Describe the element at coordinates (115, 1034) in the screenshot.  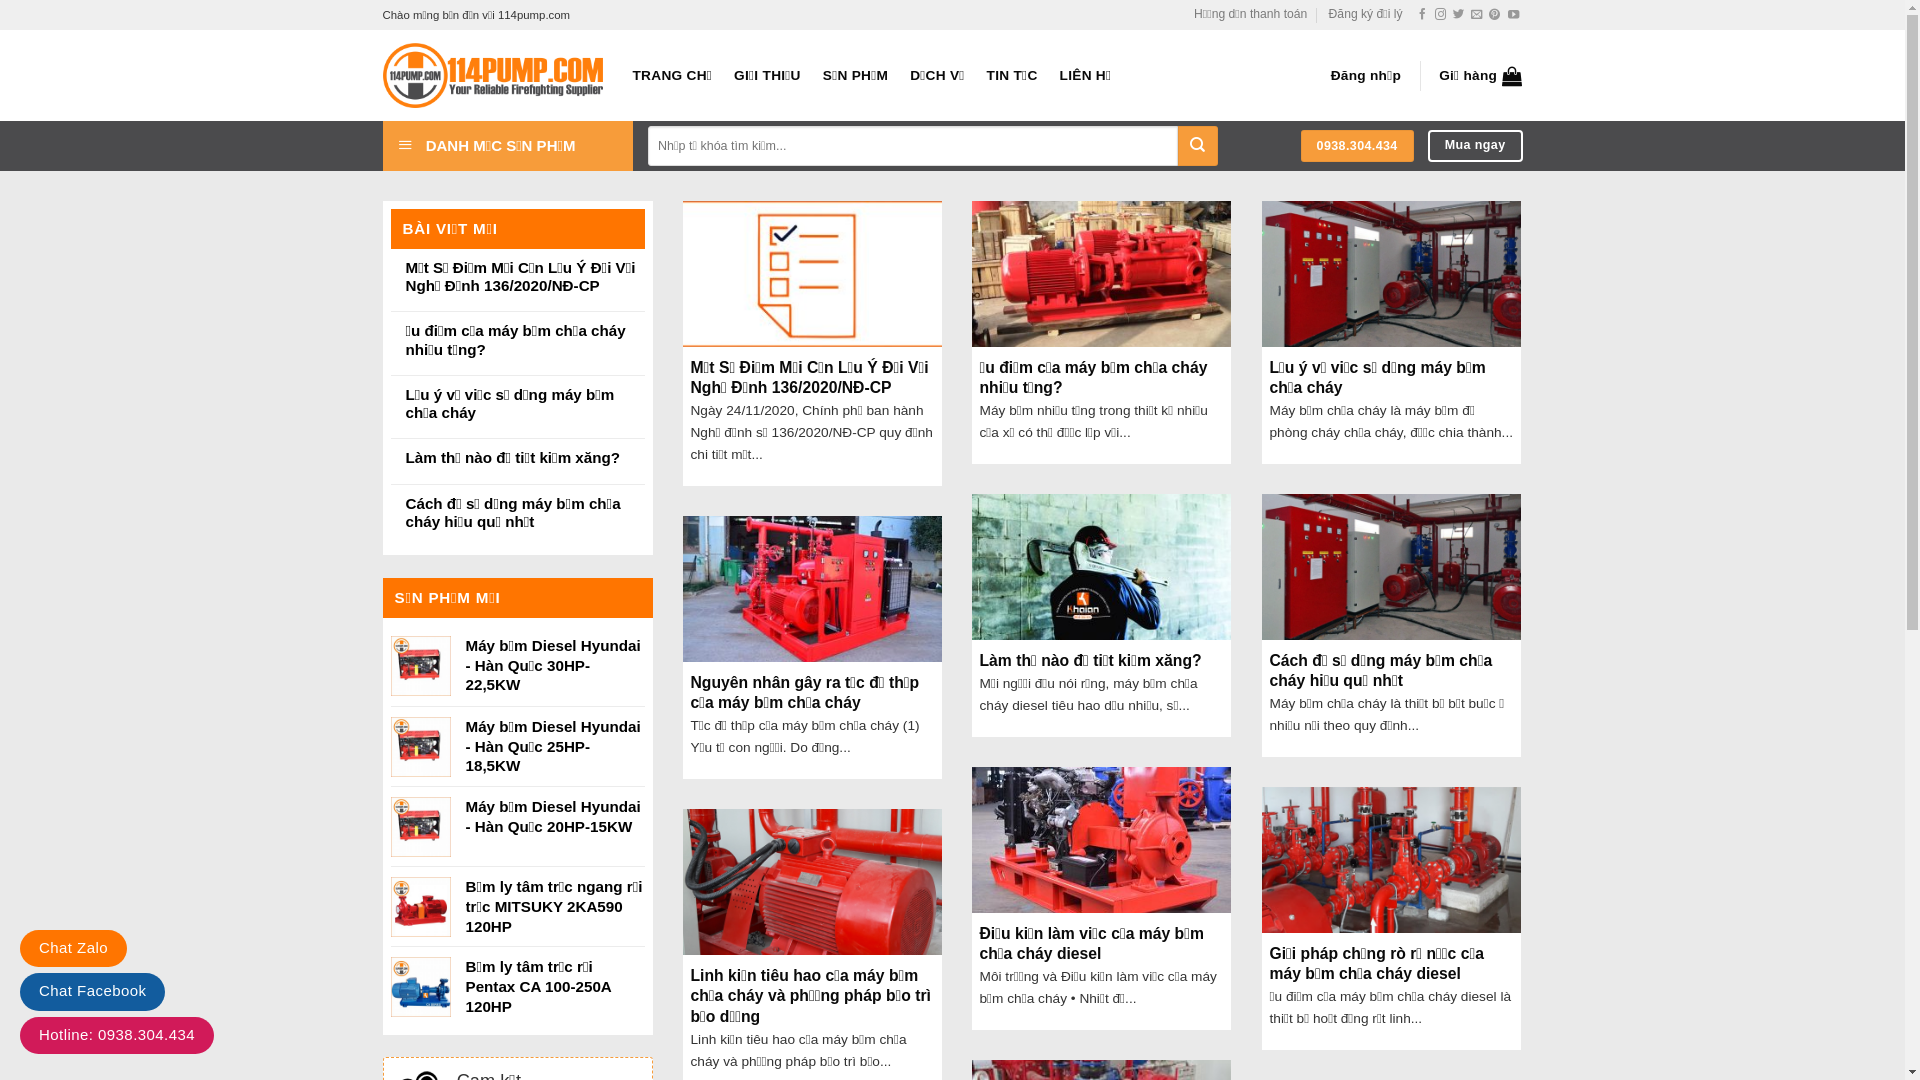
I see `'Hotline: 0938.304.434'` at that location.